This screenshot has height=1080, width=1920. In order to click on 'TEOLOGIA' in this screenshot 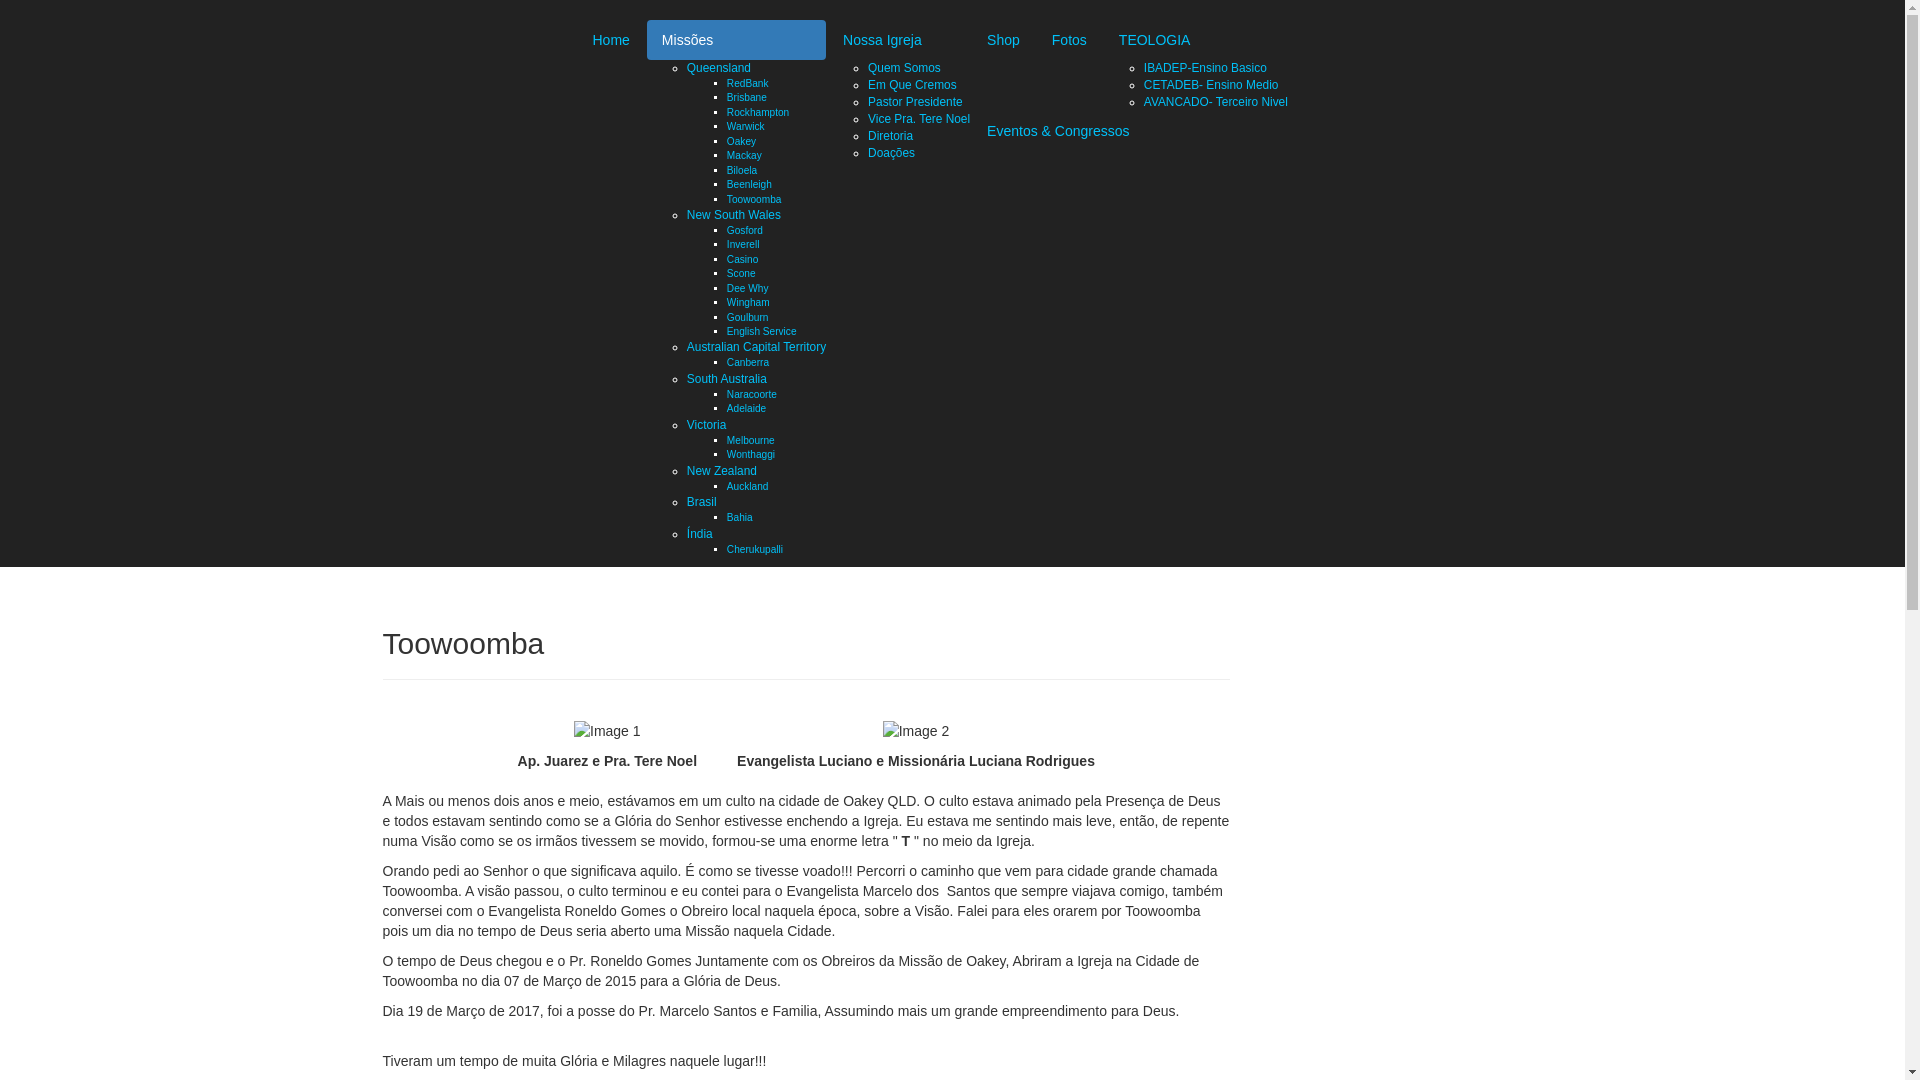, I will do `click(1195, 39)`.